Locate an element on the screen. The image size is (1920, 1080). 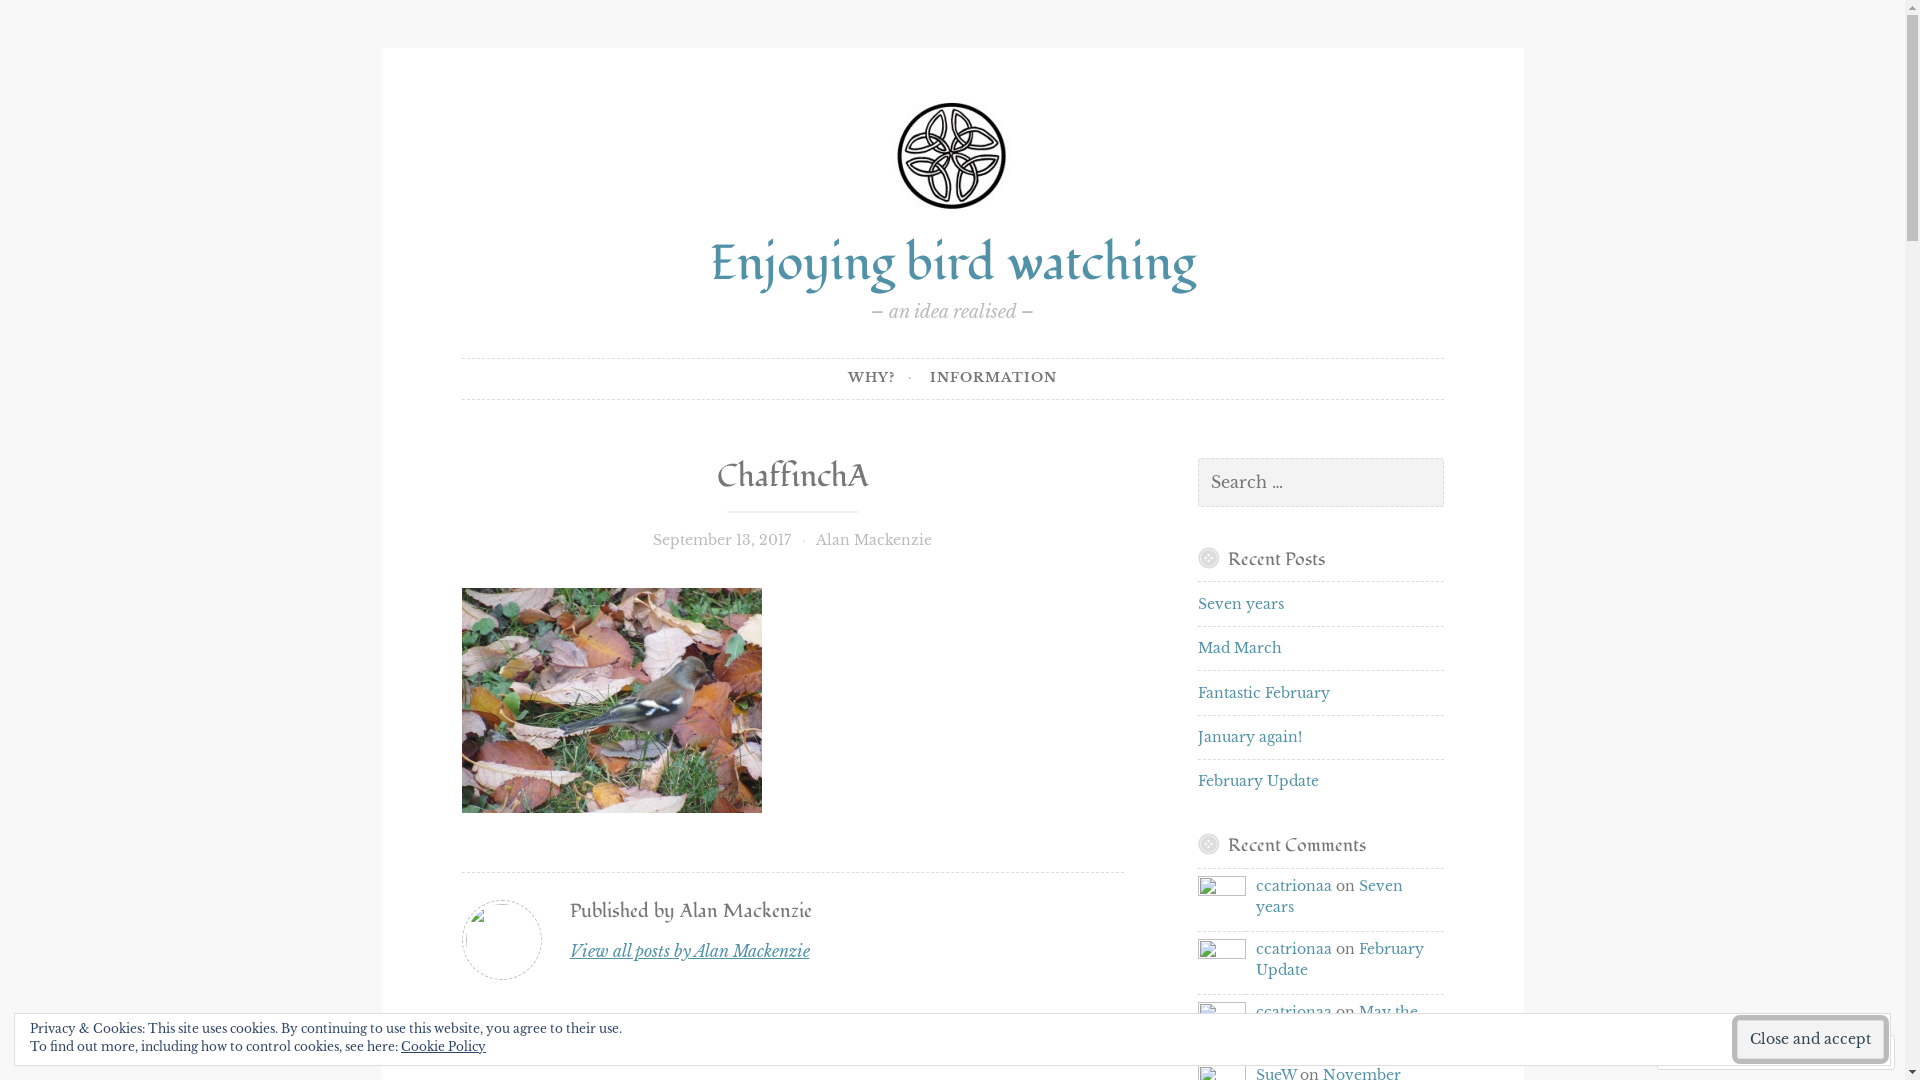
'Follow' is located at coordinates (1812, 1051).